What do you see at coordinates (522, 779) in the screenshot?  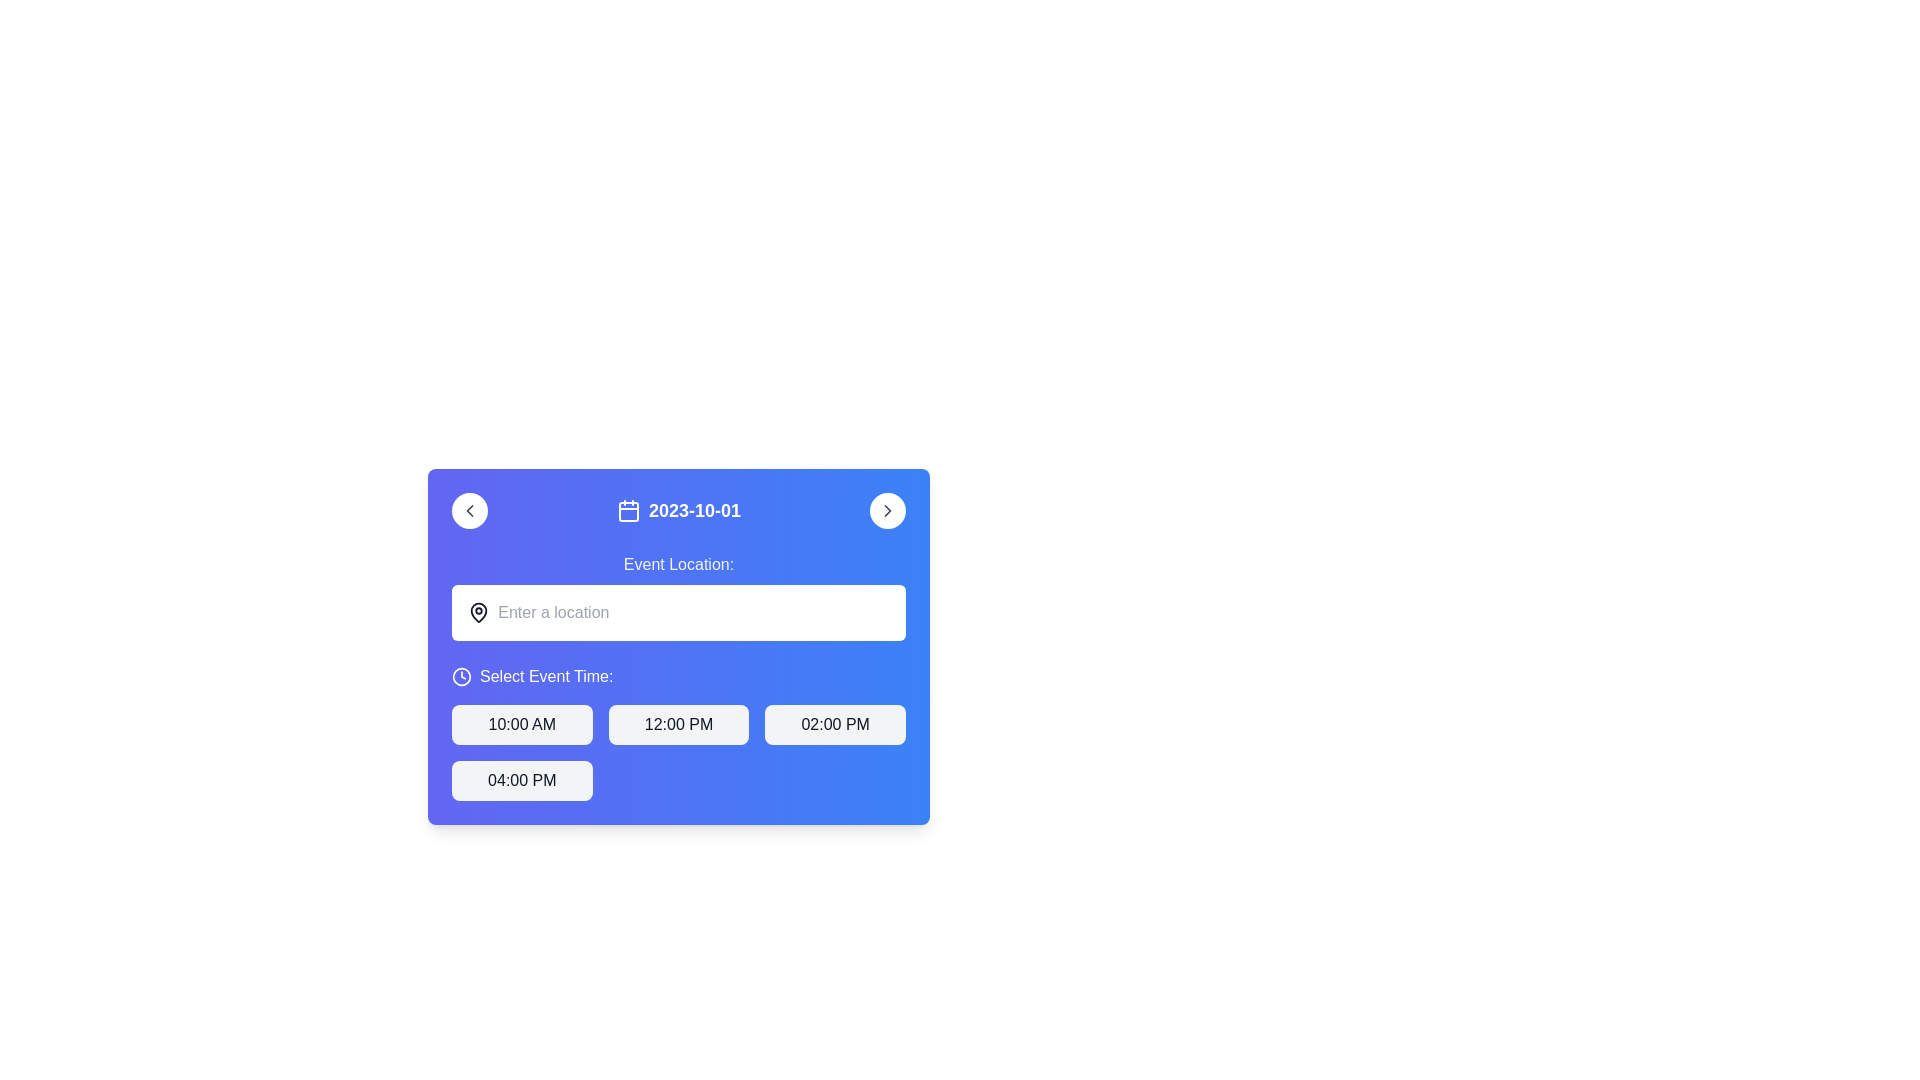 I see `the button labeled '04:00 PM' located in the bottom-left corner of a group of four buttons arranged in a grid layout` at bounding box center [522, 779].